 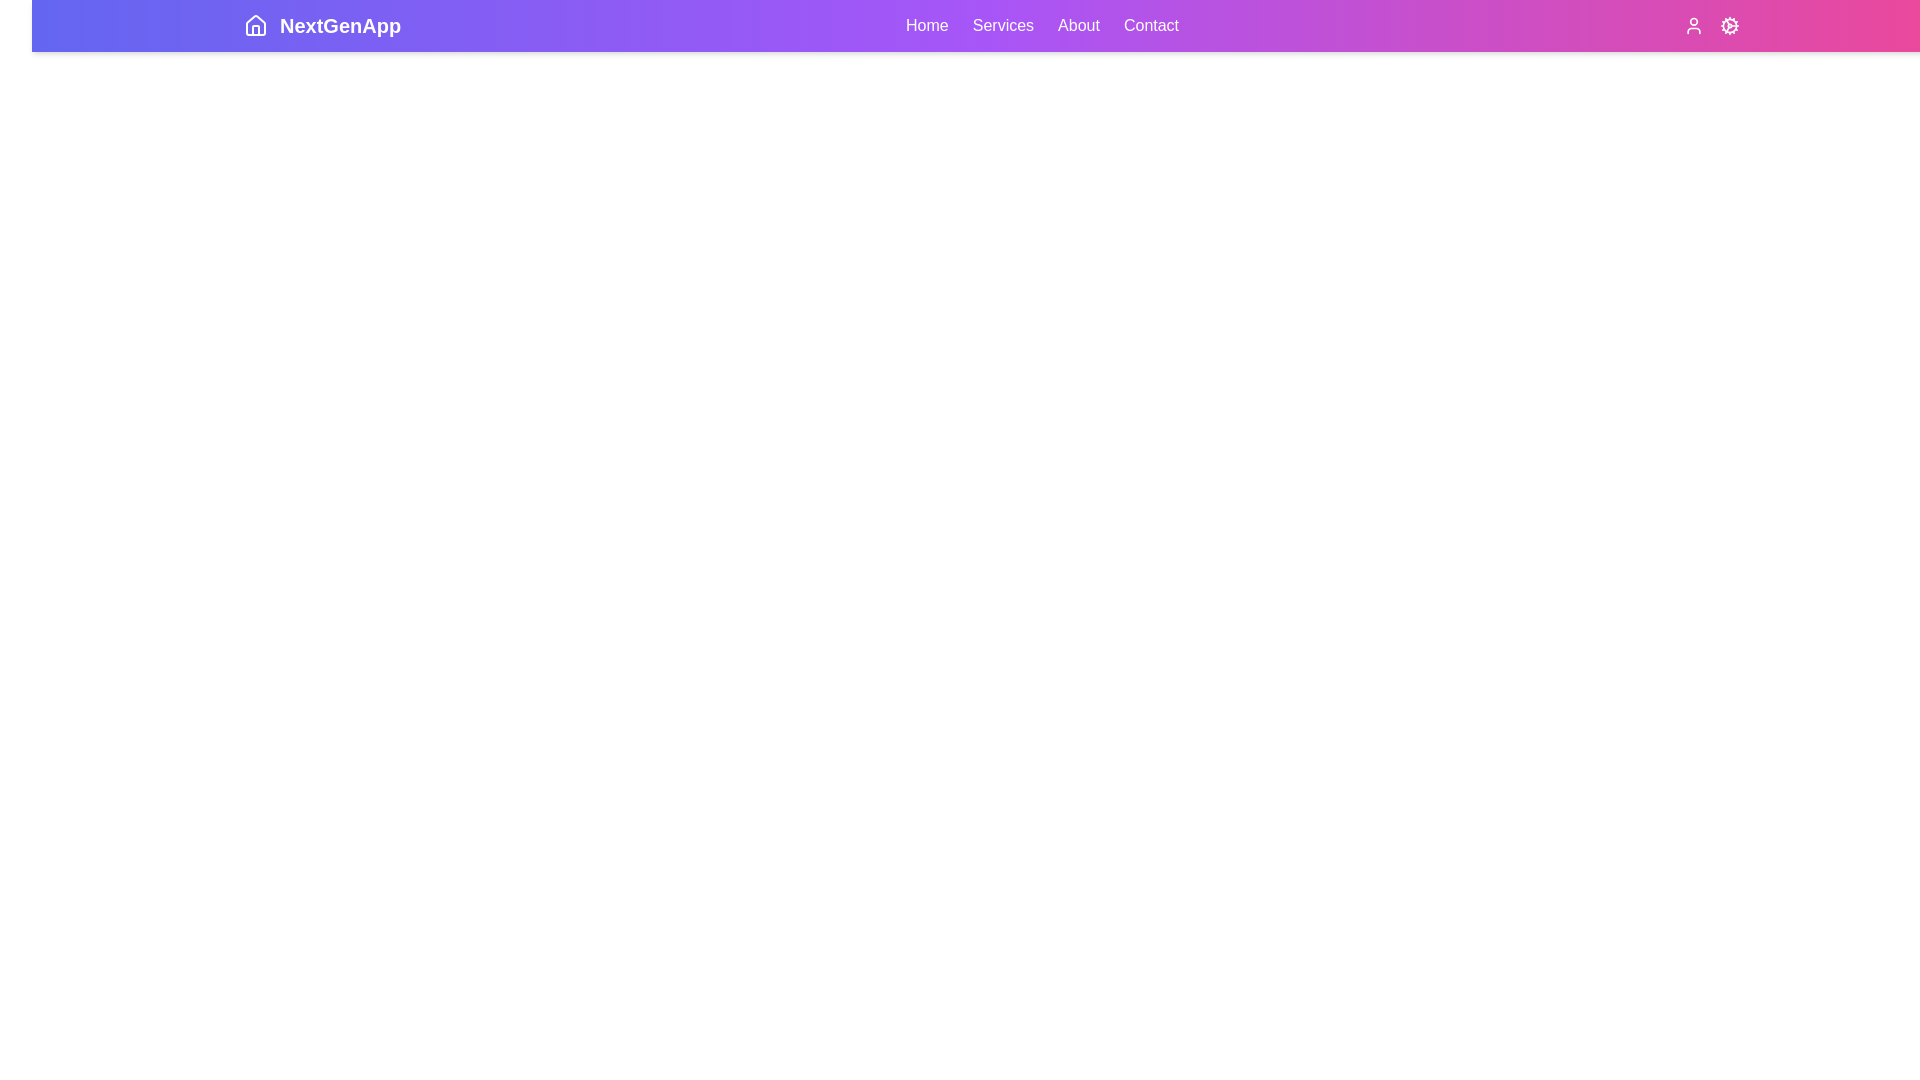 What do you see at coordinates (1003, 26) in the screenshot?
I see `the Services navigation link` at bounding box center [1003, 26].